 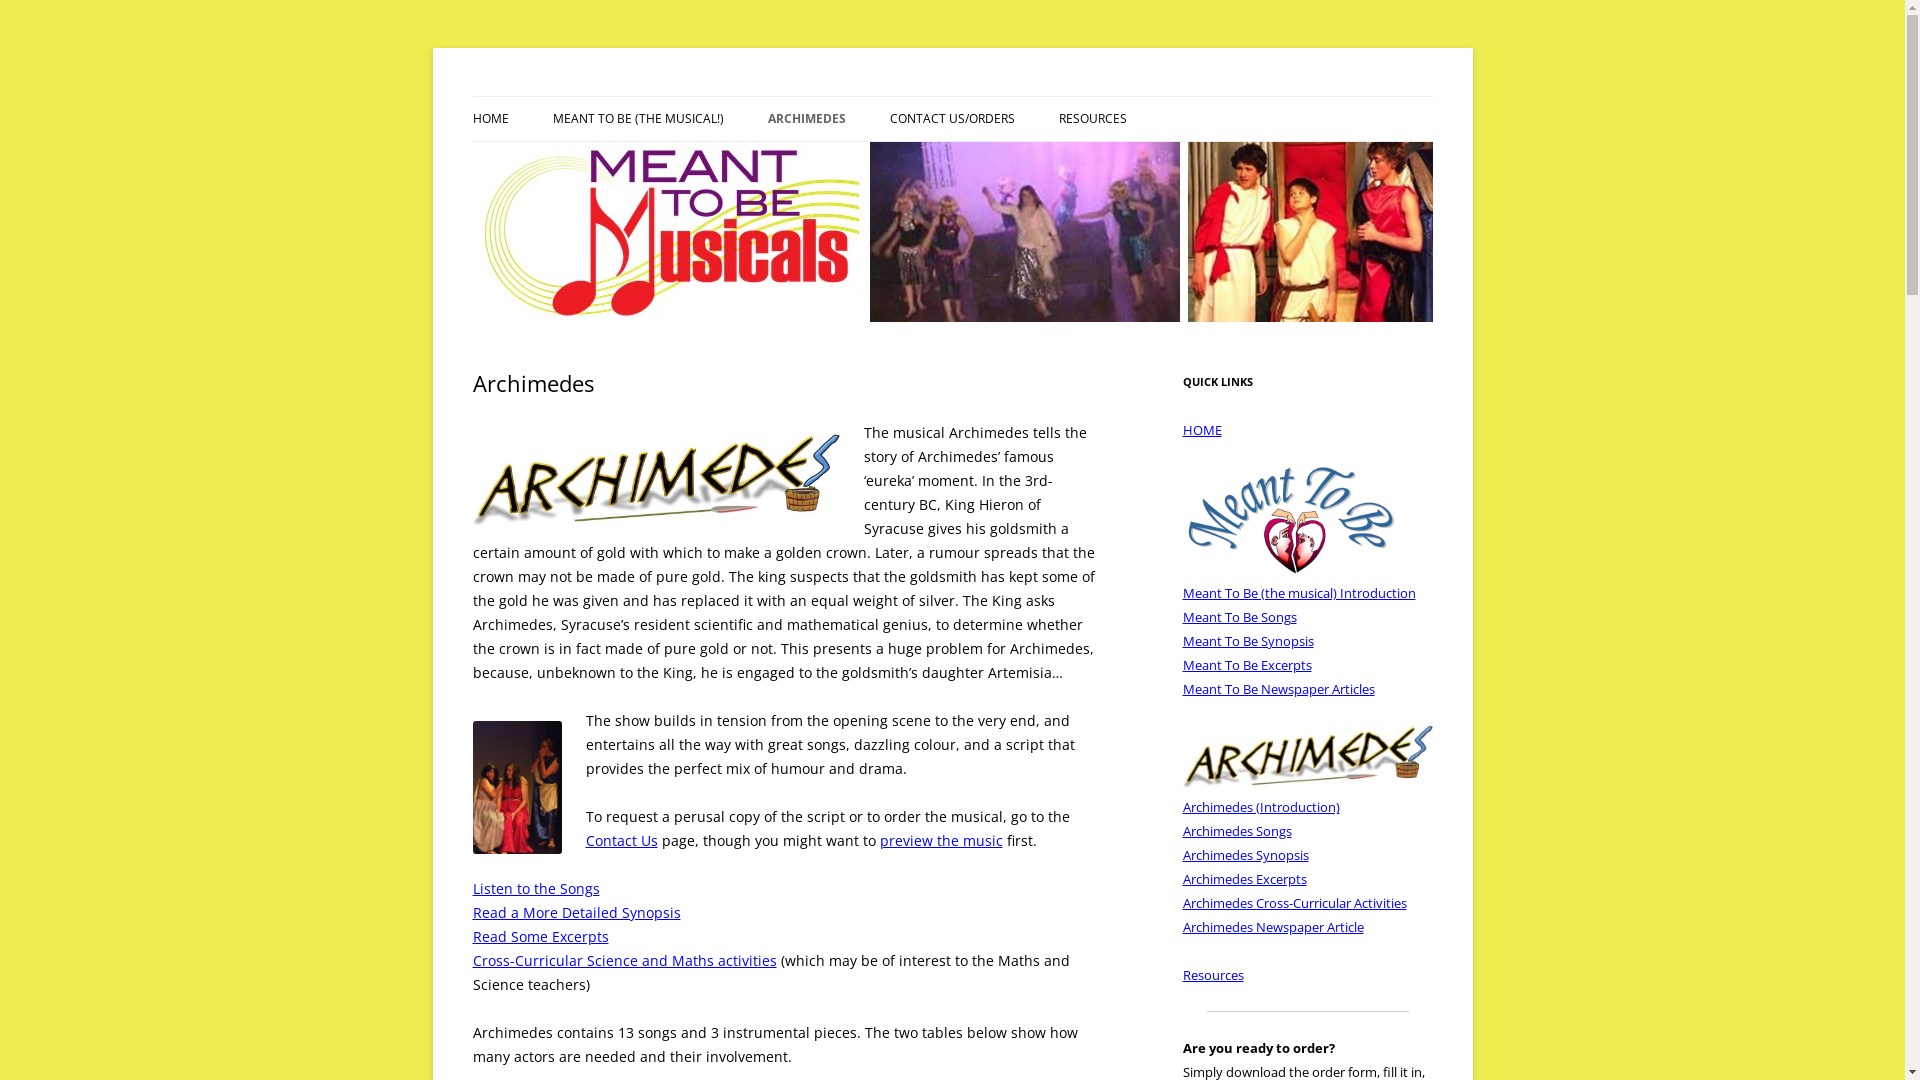 I want to click on 'Meant To Be Synopsis', so click(x=1246, y=640).